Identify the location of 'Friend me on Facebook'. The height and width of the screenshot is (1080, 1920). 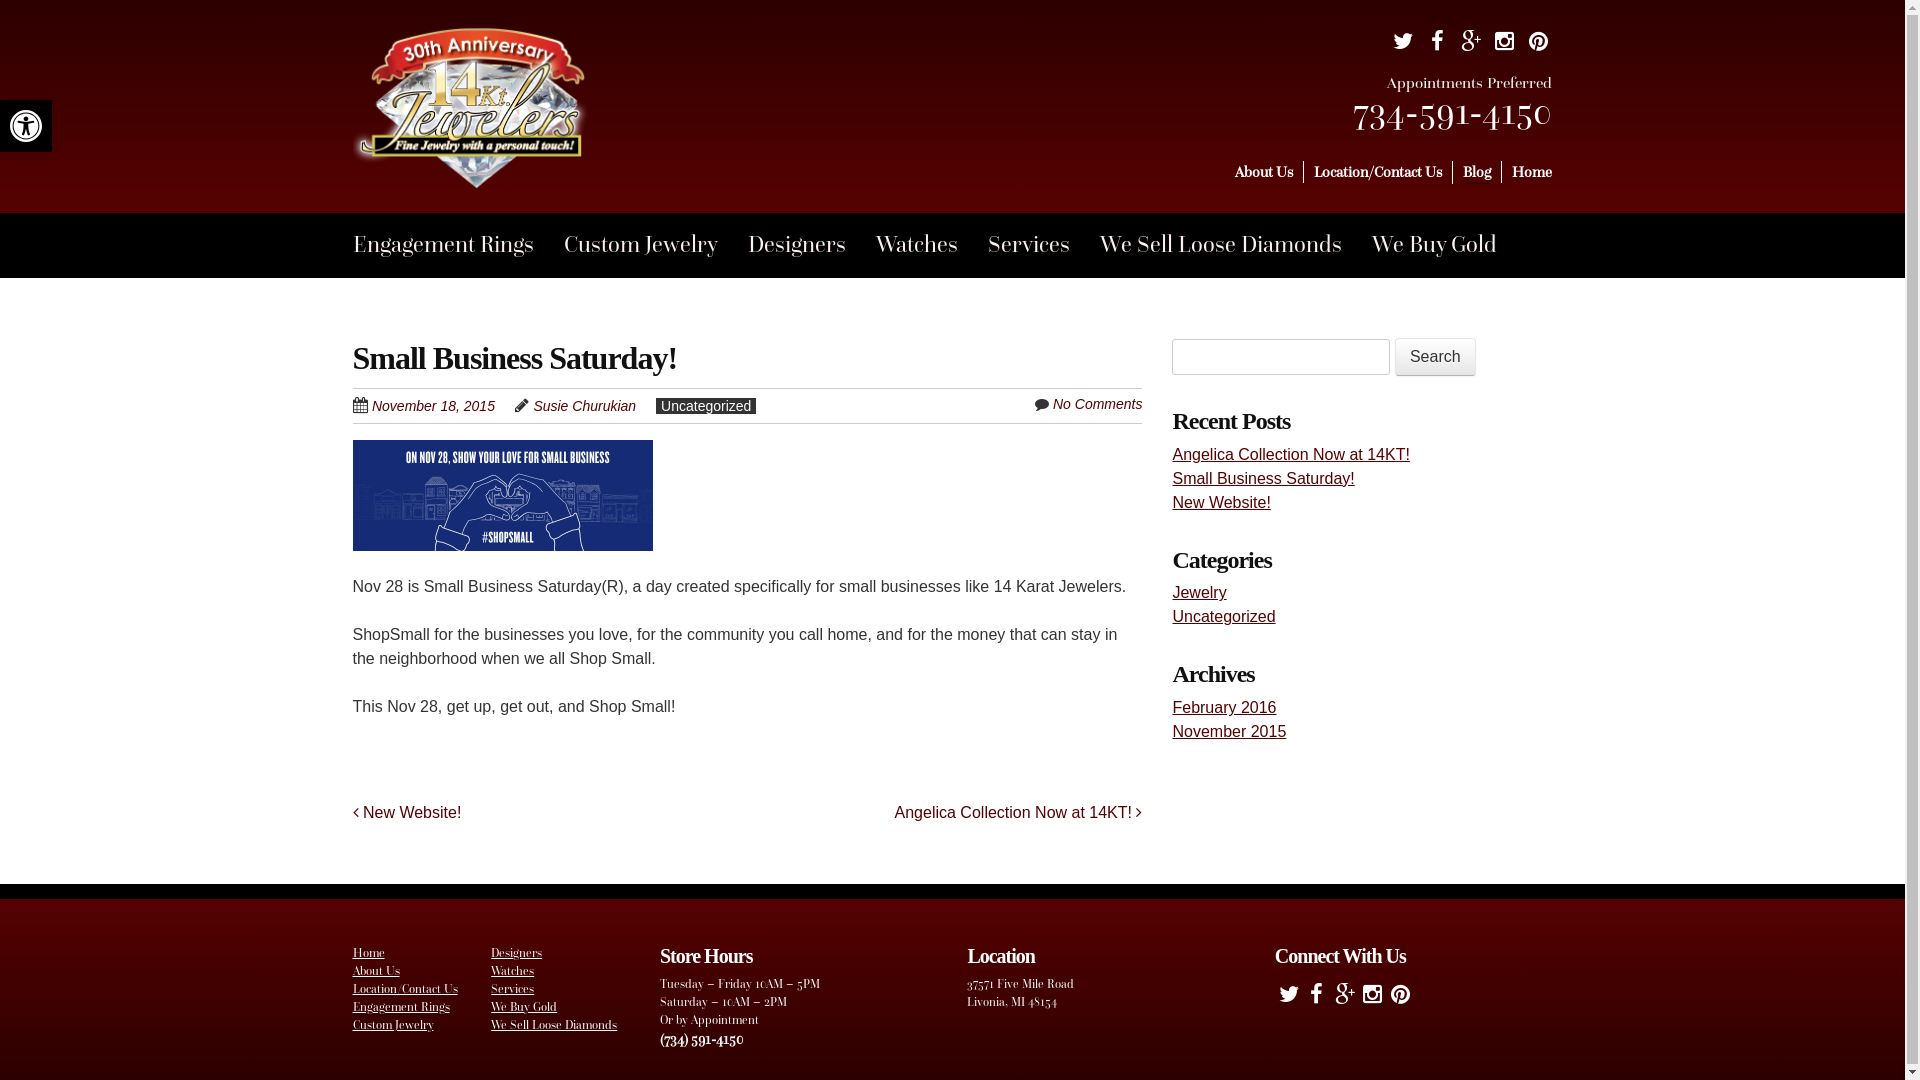
(1316, 998).